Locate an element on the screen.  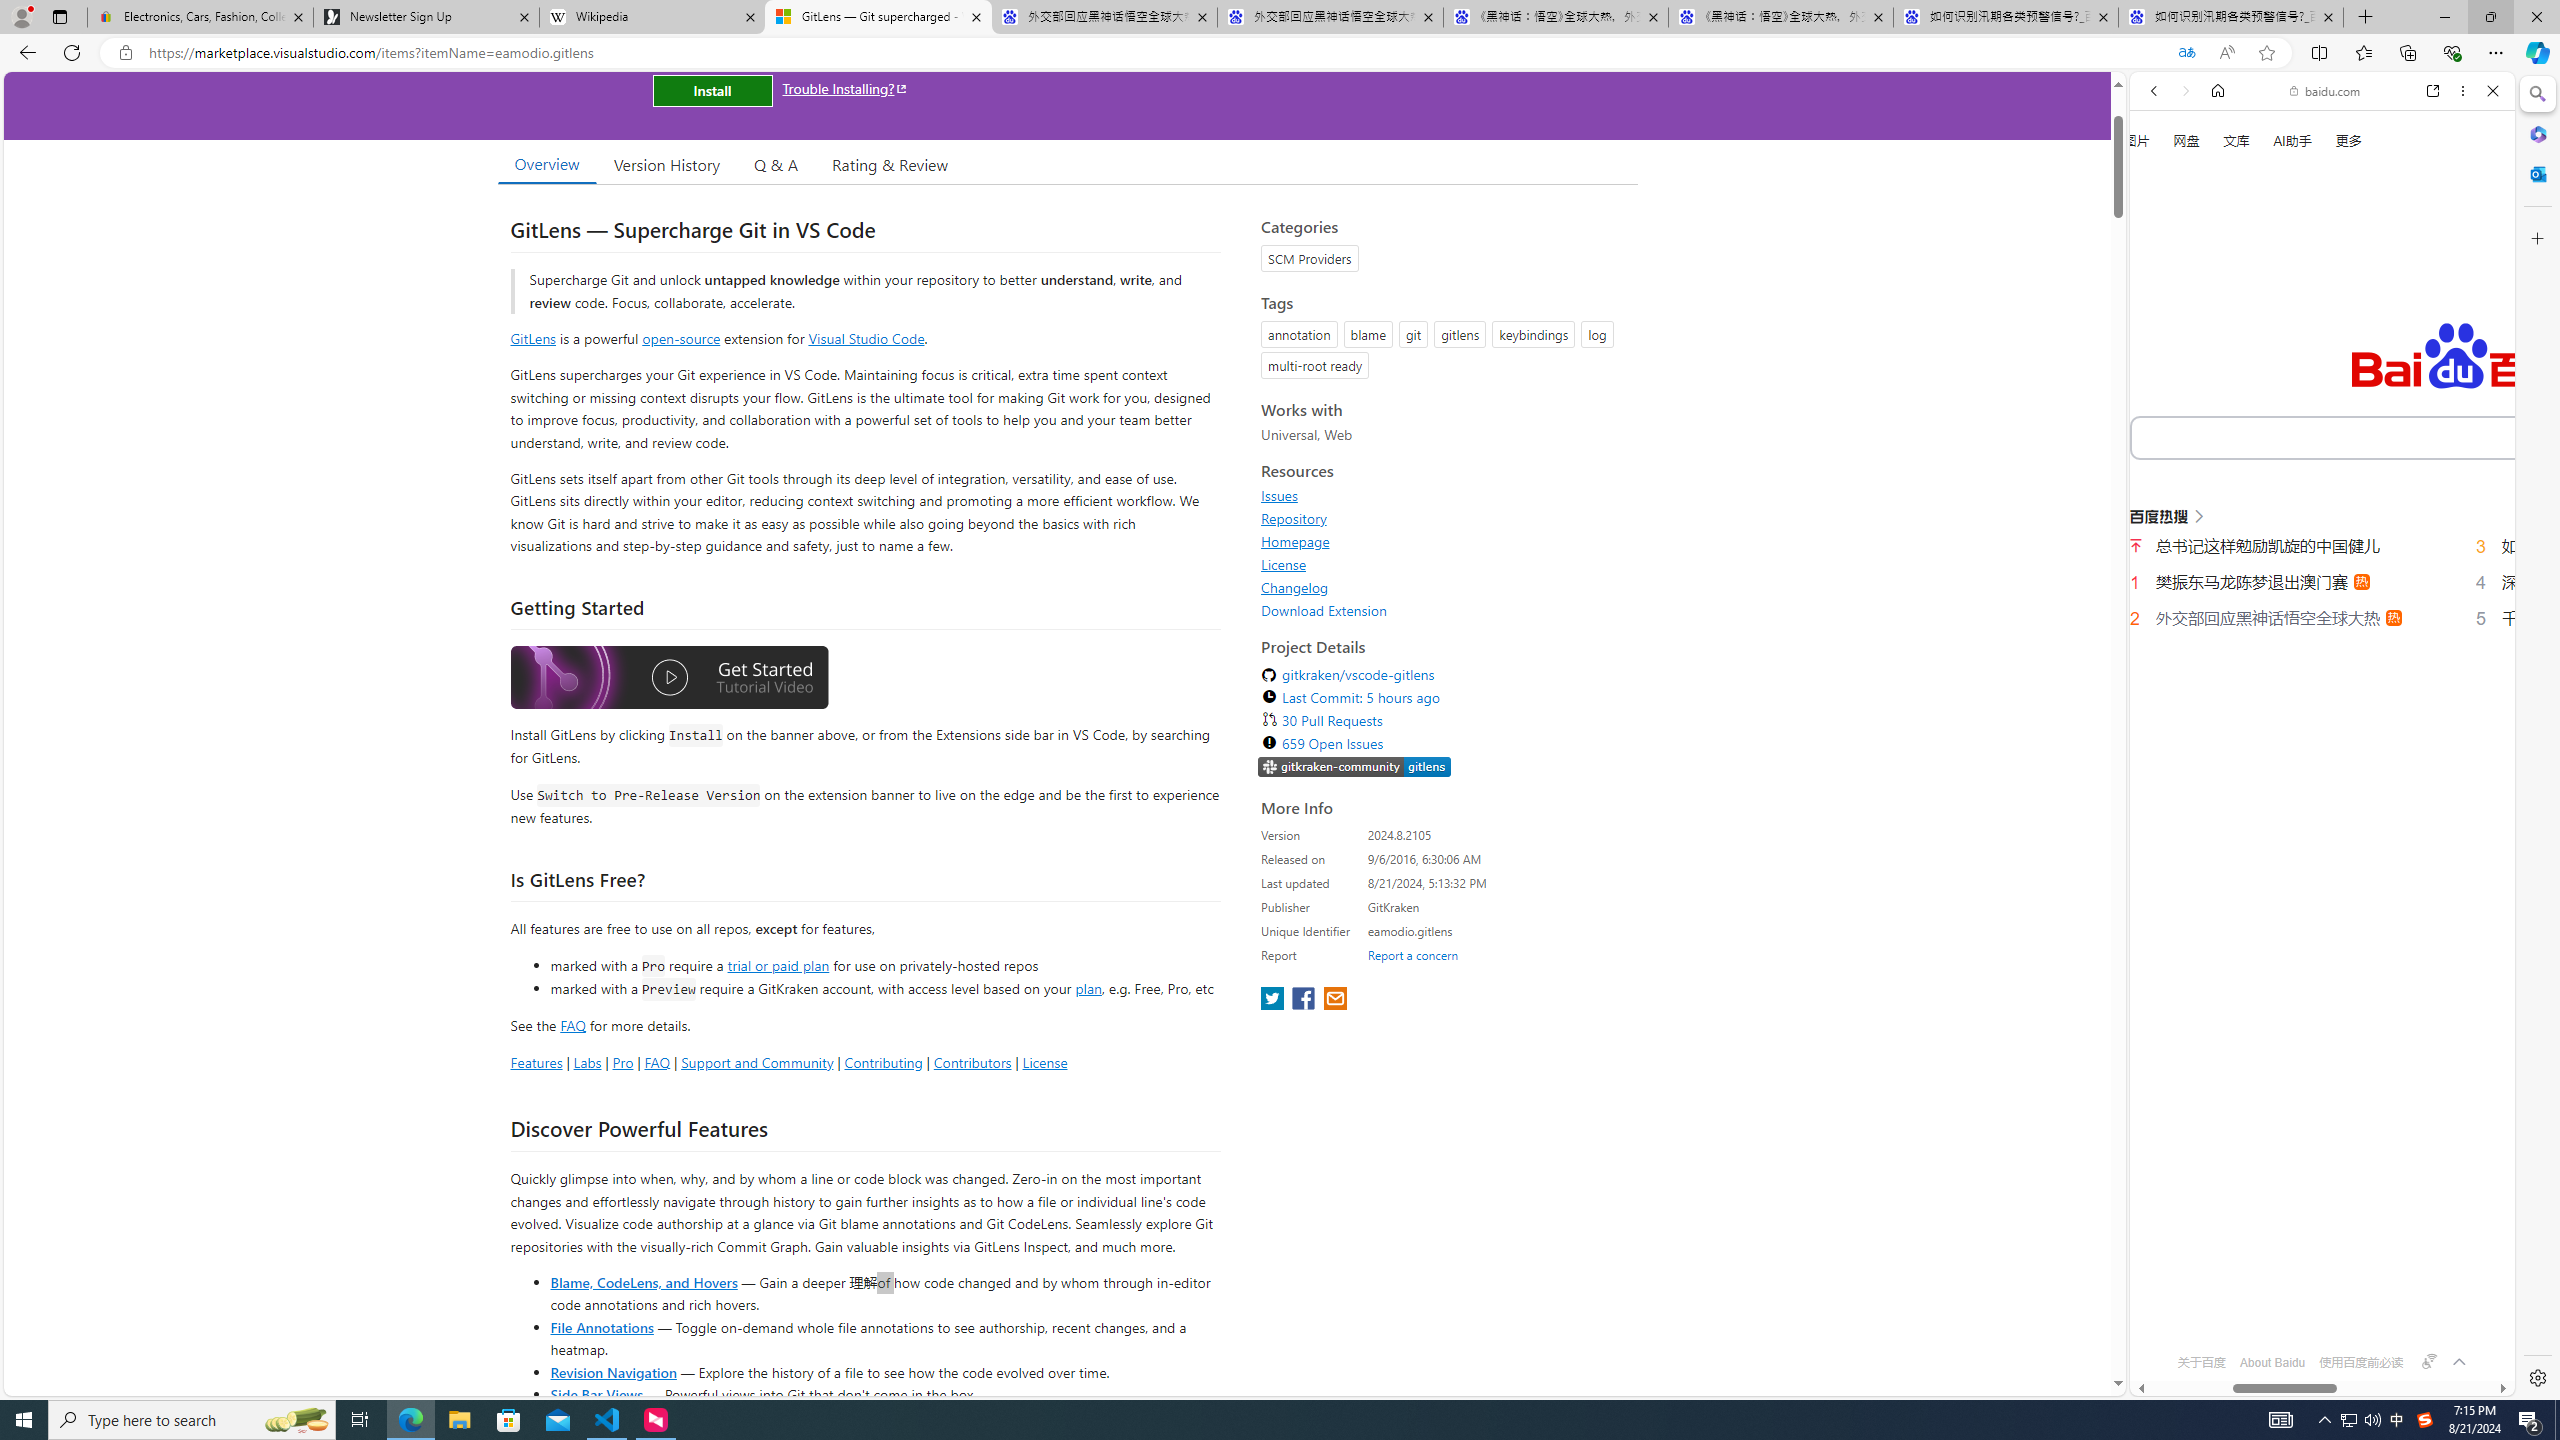
'Blame, CodeLens, and Hovers' is located at coordinates (643, 1280).